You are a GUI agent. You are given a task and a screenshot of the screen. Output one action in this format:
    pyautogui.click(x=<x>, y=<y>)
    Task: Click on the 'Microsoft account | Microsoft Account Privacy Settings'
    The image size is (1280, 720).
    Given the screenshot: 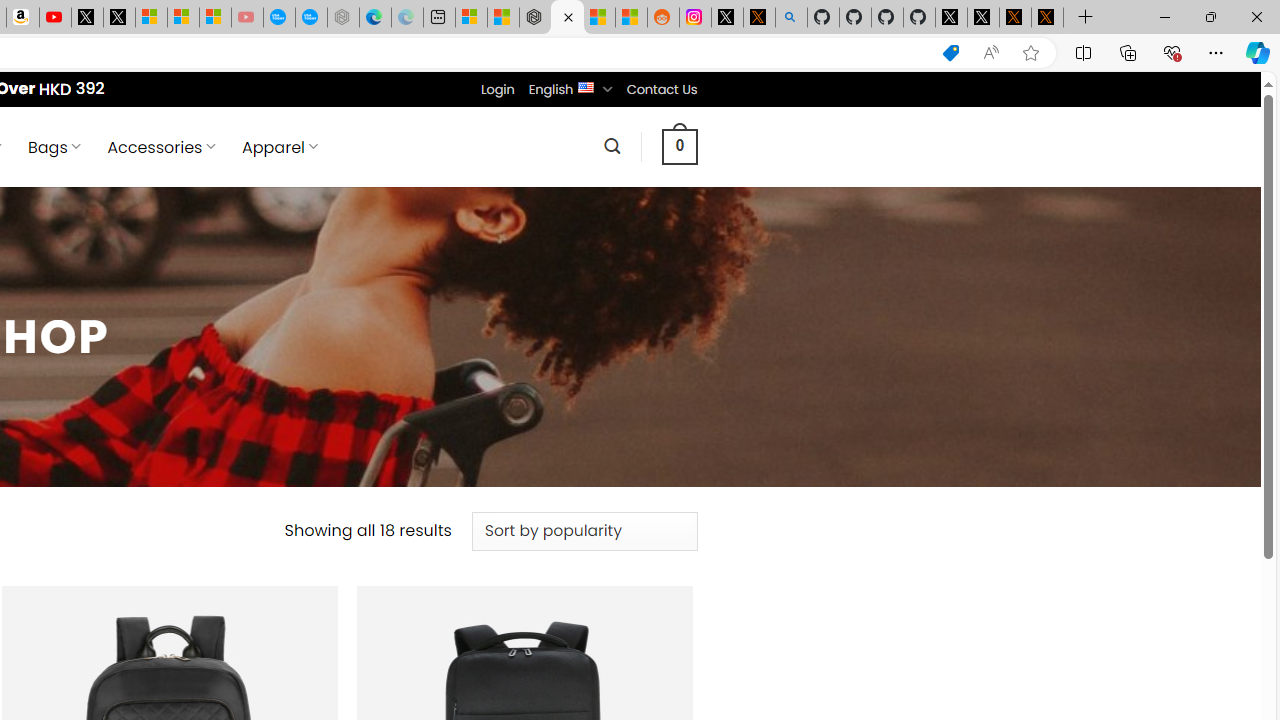 What is the action you would take?
    pyautogui.click(x=470, y=17)
    